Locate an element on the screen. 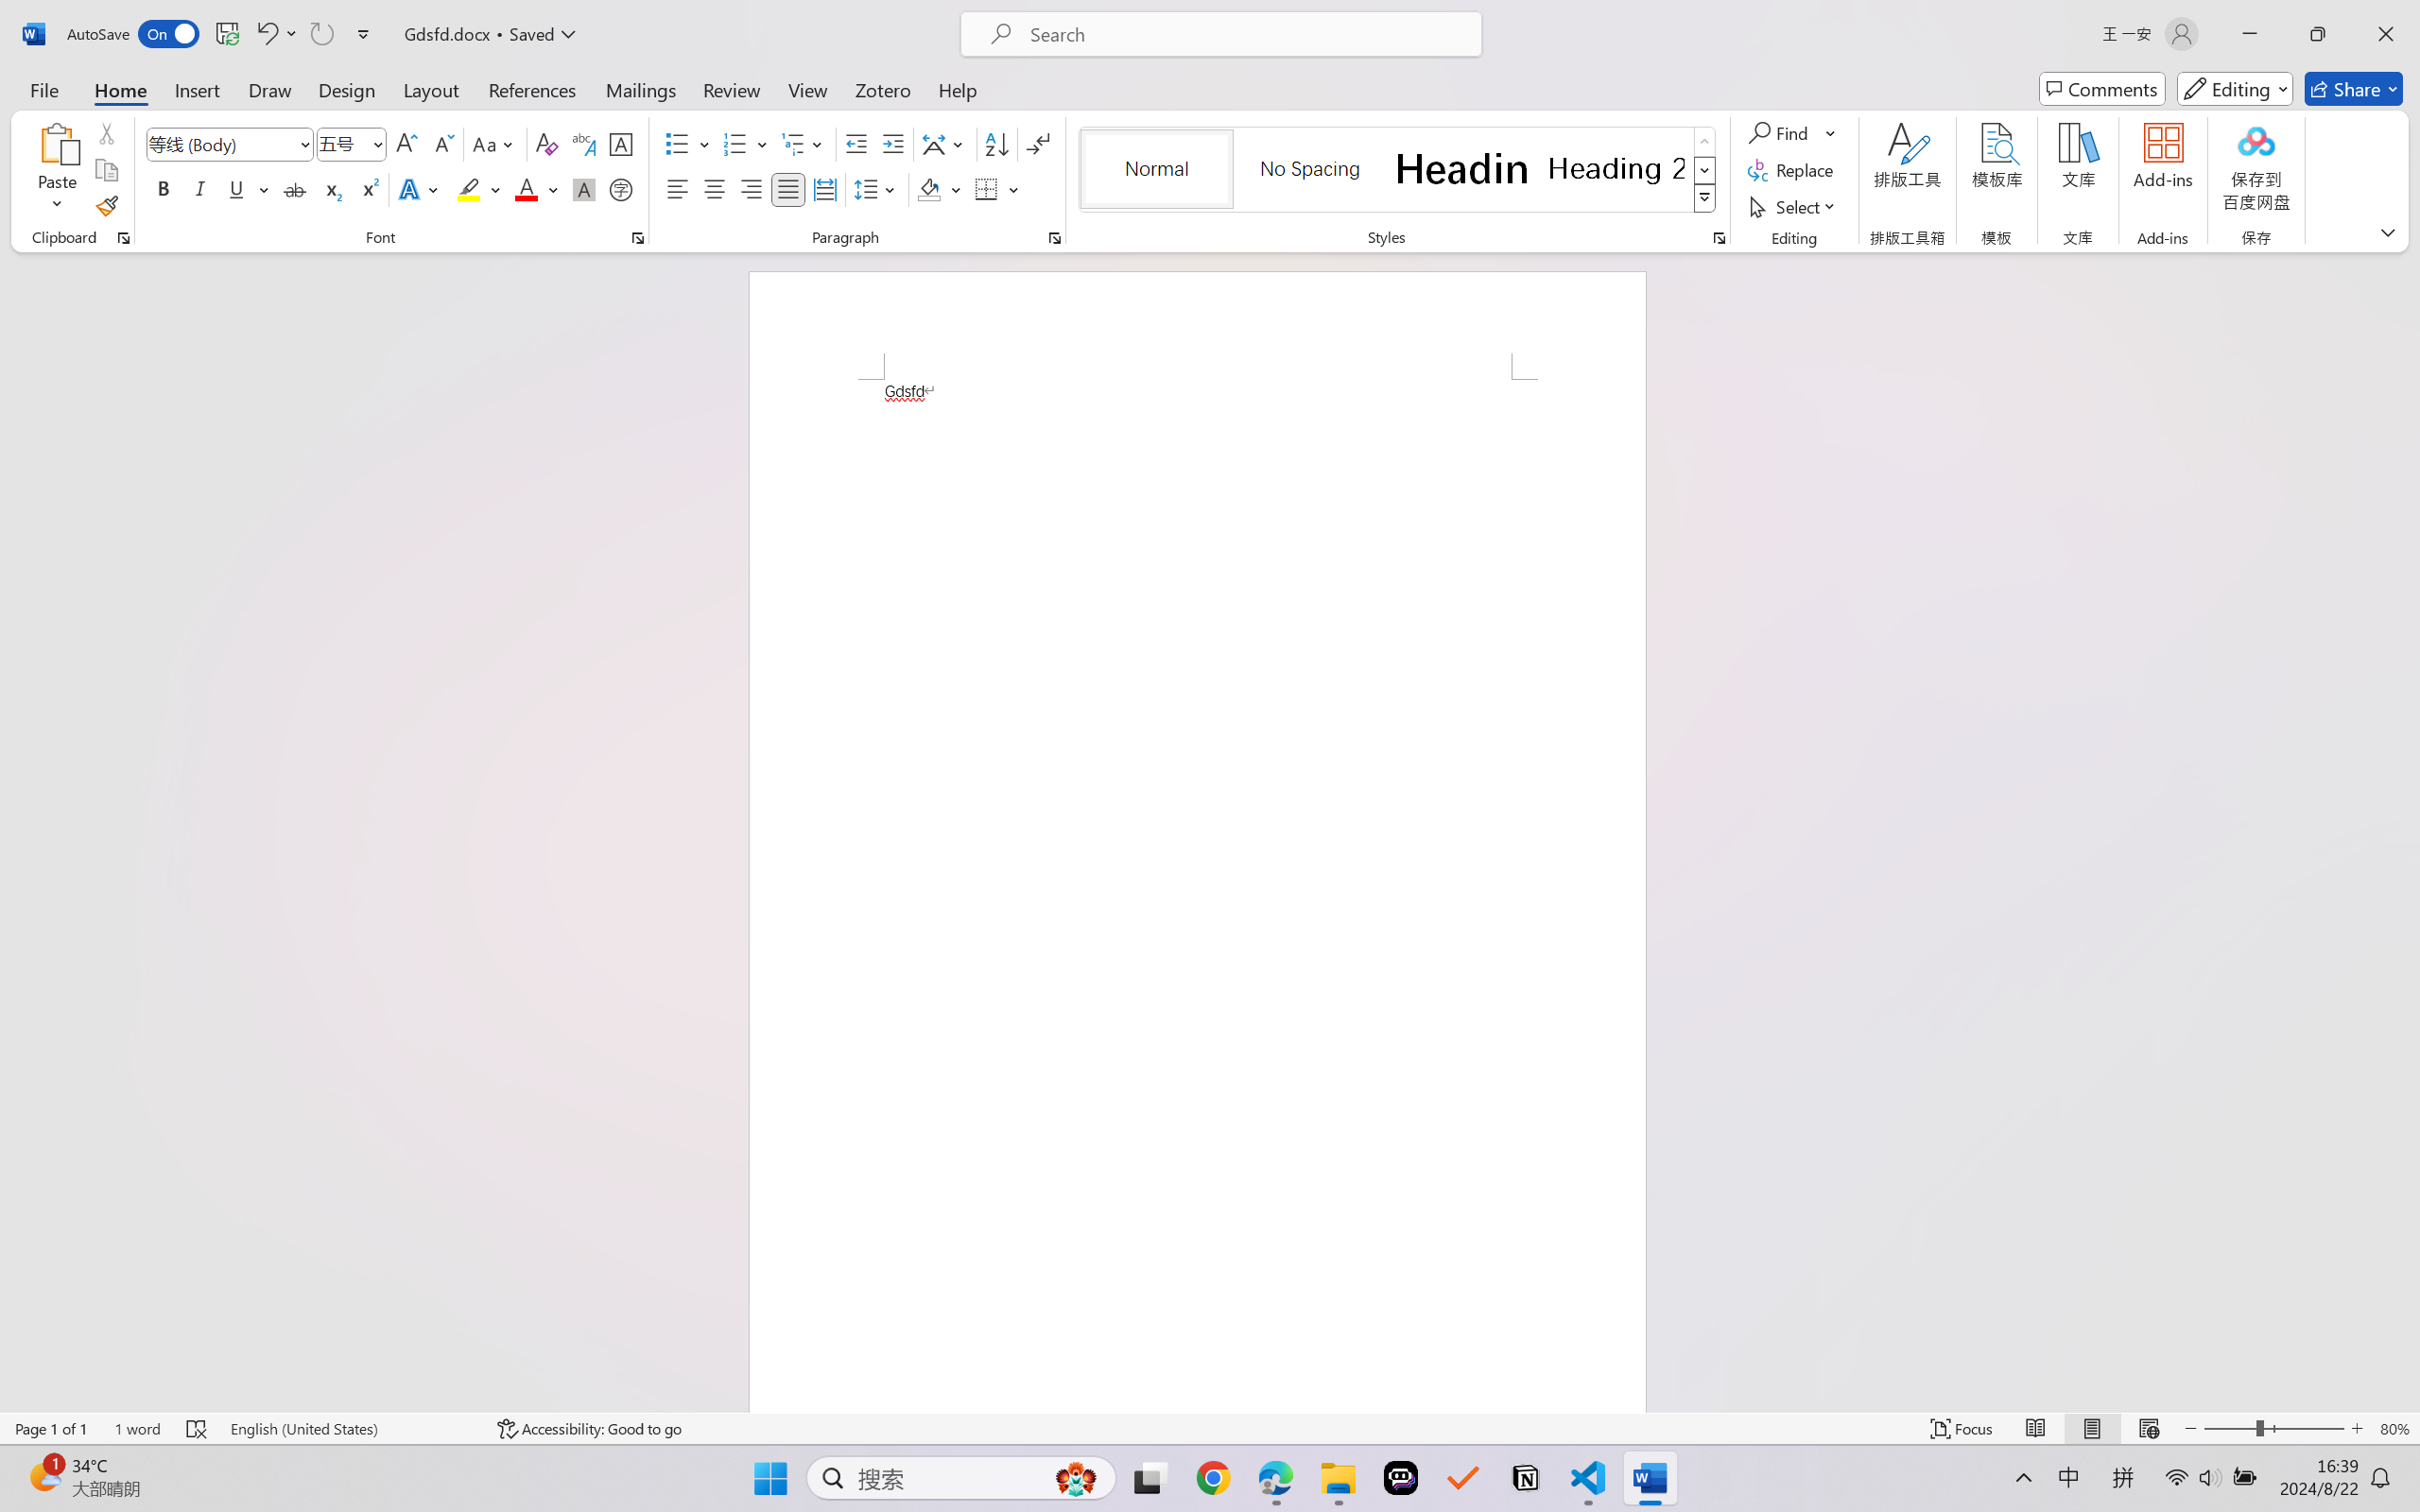 Image resolution: width=2420 pixels, height=1512 pixels. 'Class: NetUIScrollBar' is located at coordinates (2407, 831).